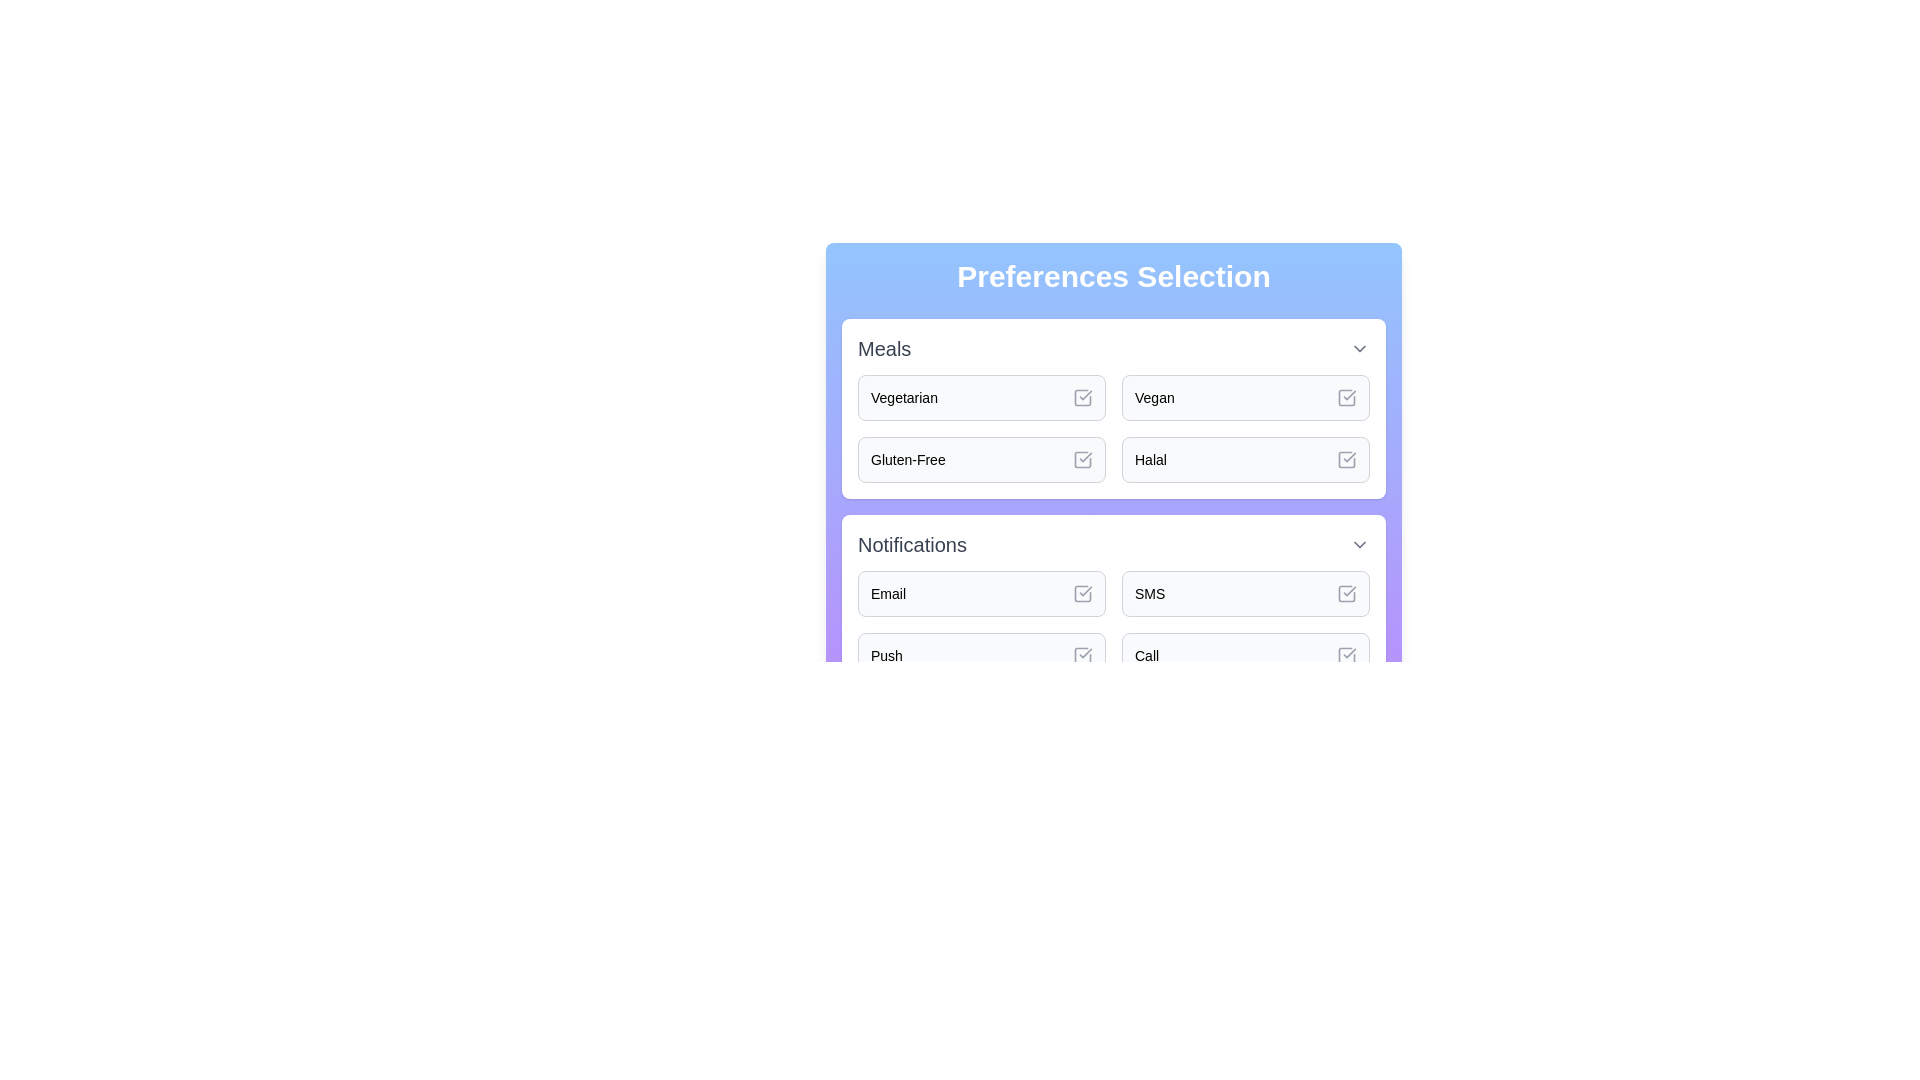 The image size is (1920, 1080). Describe the element at coordinates (1082, 655) in the screenshot. I see `the checkbox icon representing the selection status of the 'Push' notification option within the 'Notifications' preferences section` at that location.